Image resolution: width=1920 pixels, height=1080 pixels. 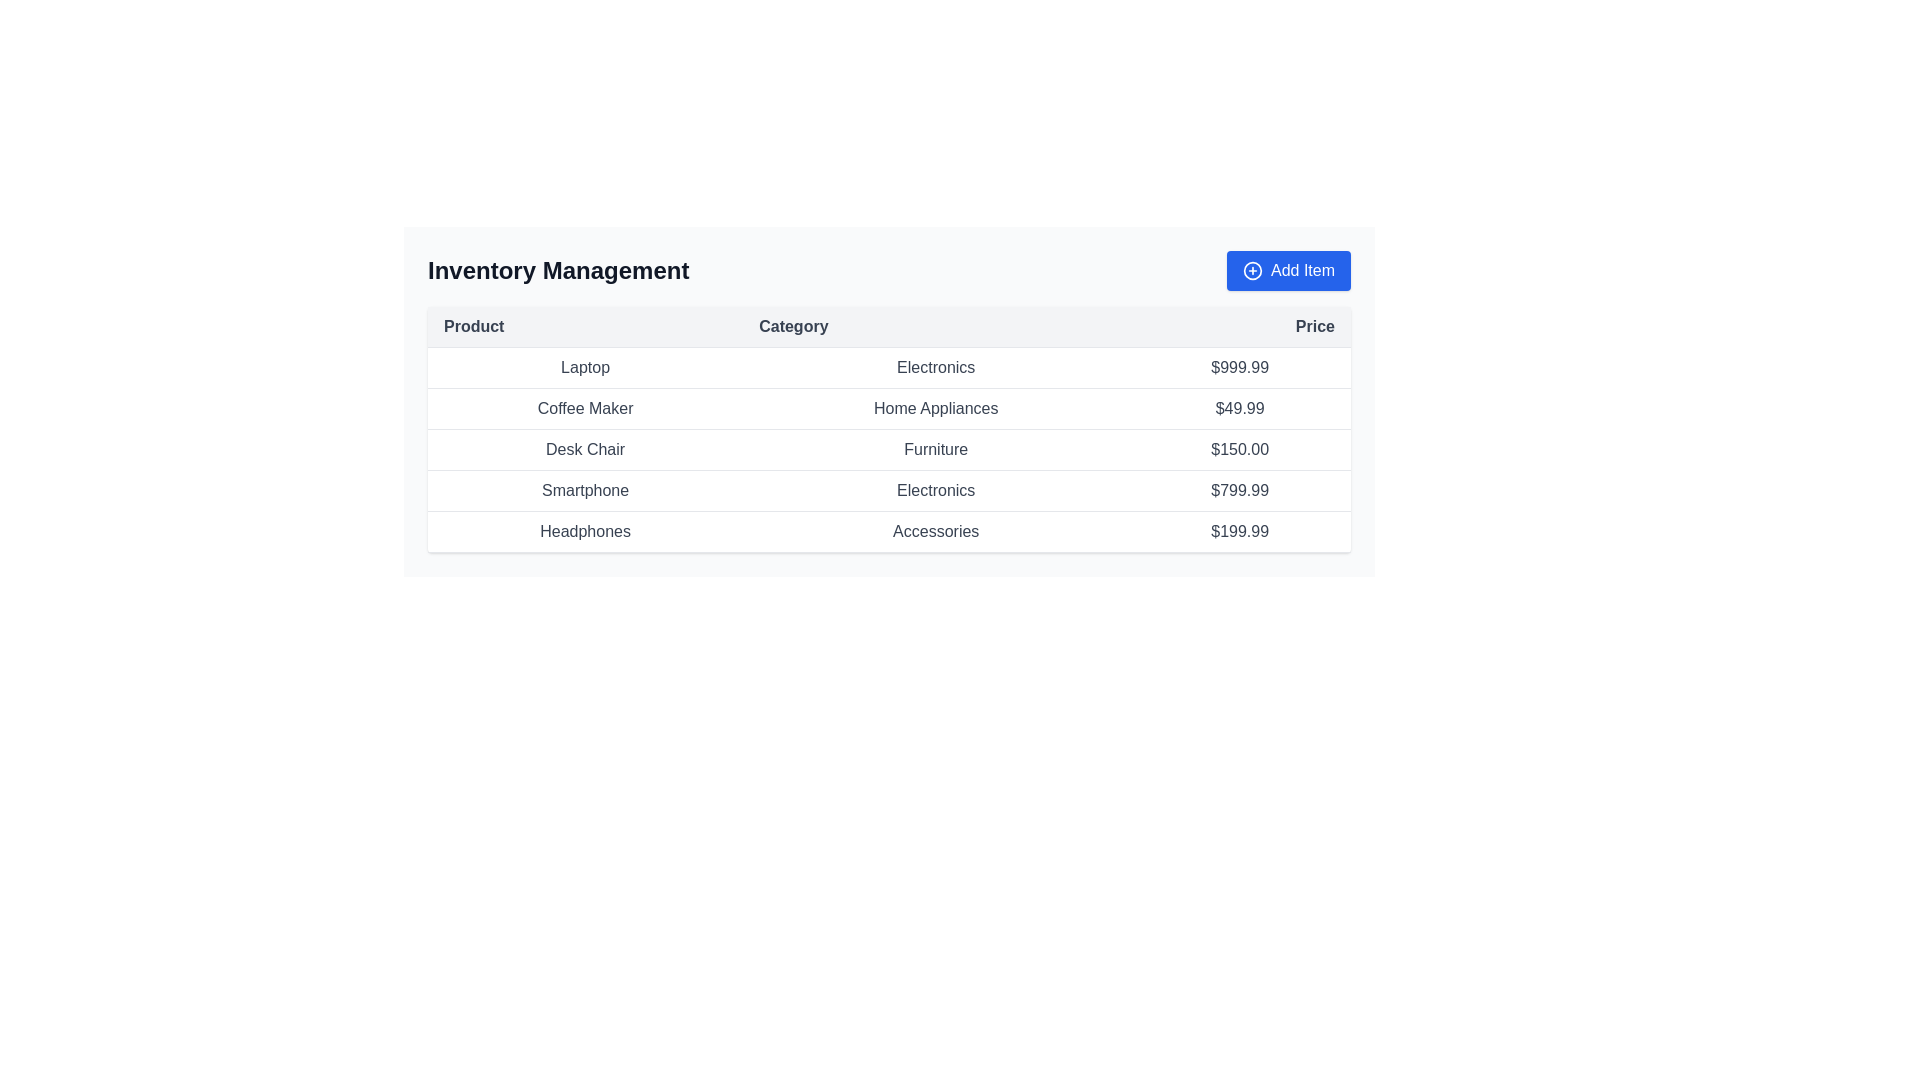 What do you see at coordinates (935, 367) in the screenshot?
I see `the static text element that displays the category 'Electronics' for the product 'Laptop' in the tabular inventory management interface` at bounding box center [935, 367].